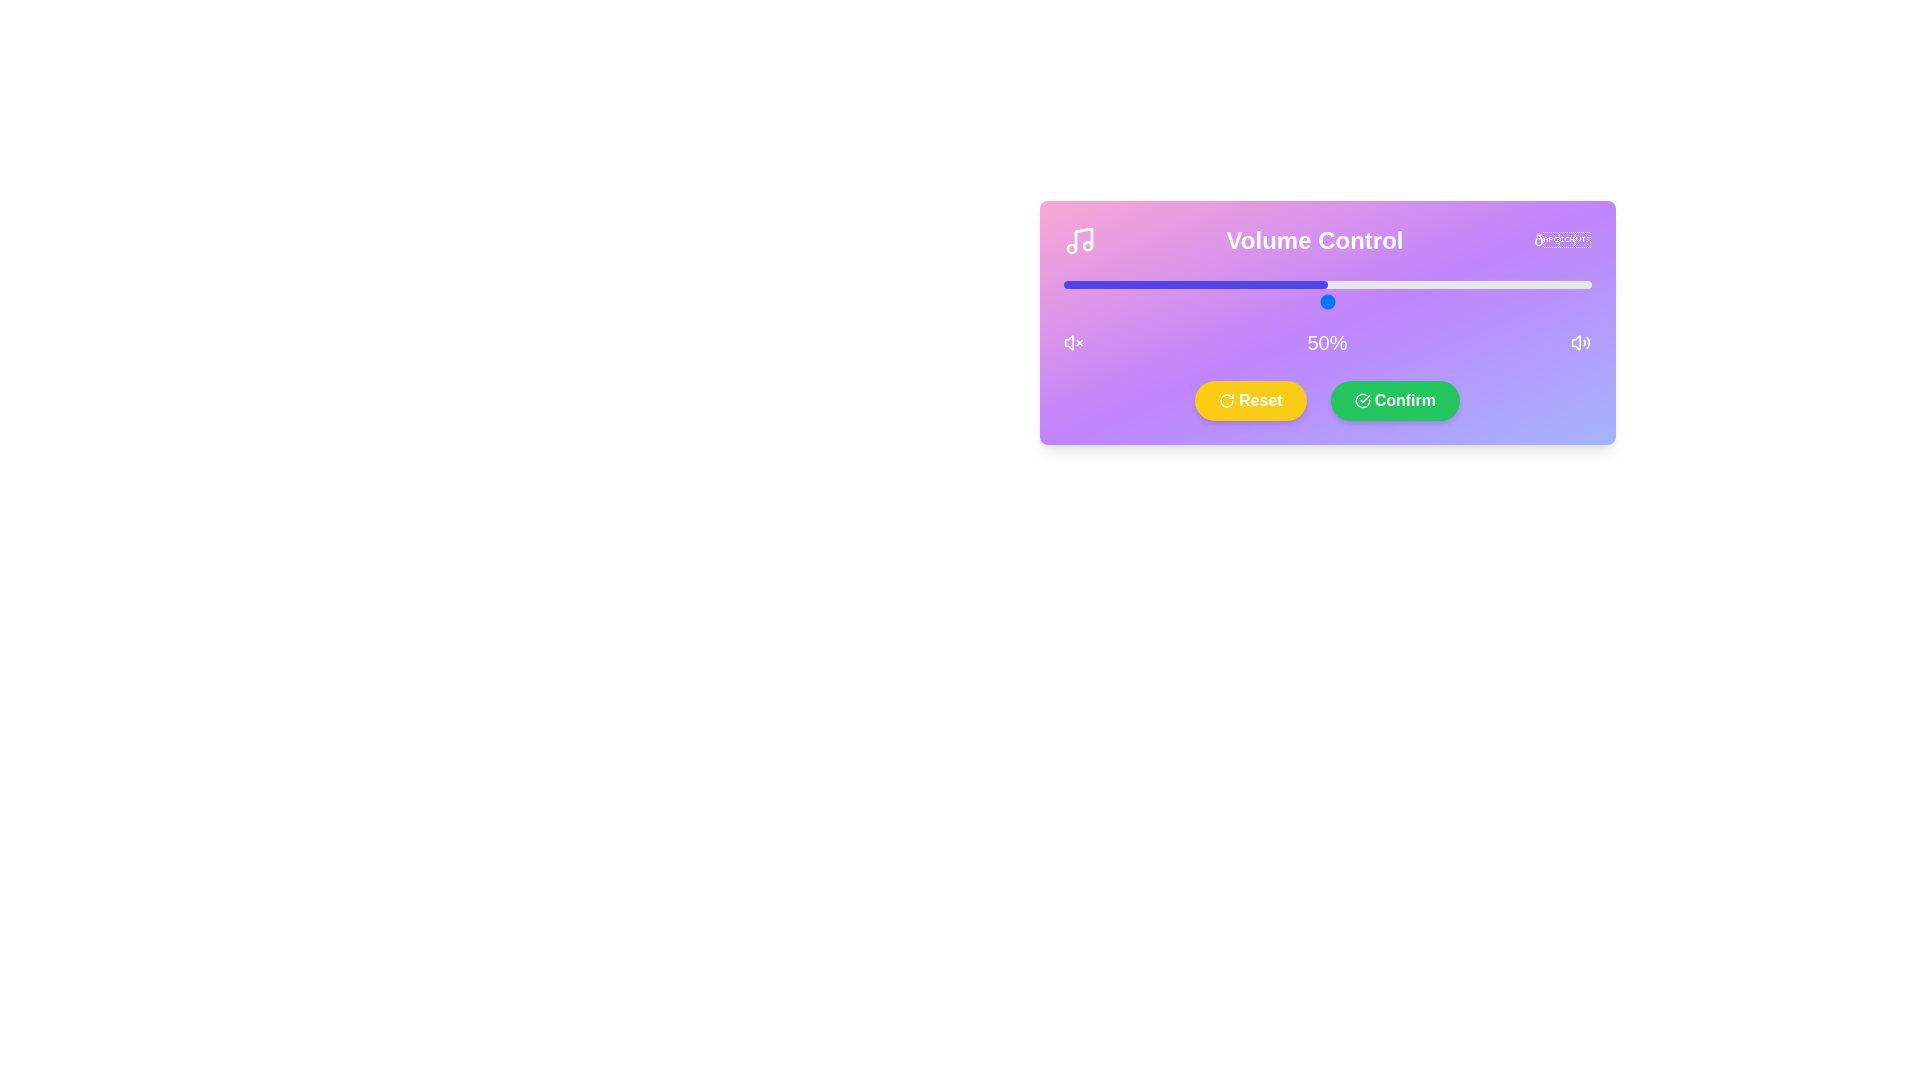 The height and width of the screenshot is (1080, 1920). What do you see at coordinates (1226, 401) in the screenshot?
I see `the reset icon located within the 'Reset' button, positioned to the left of the green 'Confirm' button in the lower section of the interface` at bounding box center [1226, 401].